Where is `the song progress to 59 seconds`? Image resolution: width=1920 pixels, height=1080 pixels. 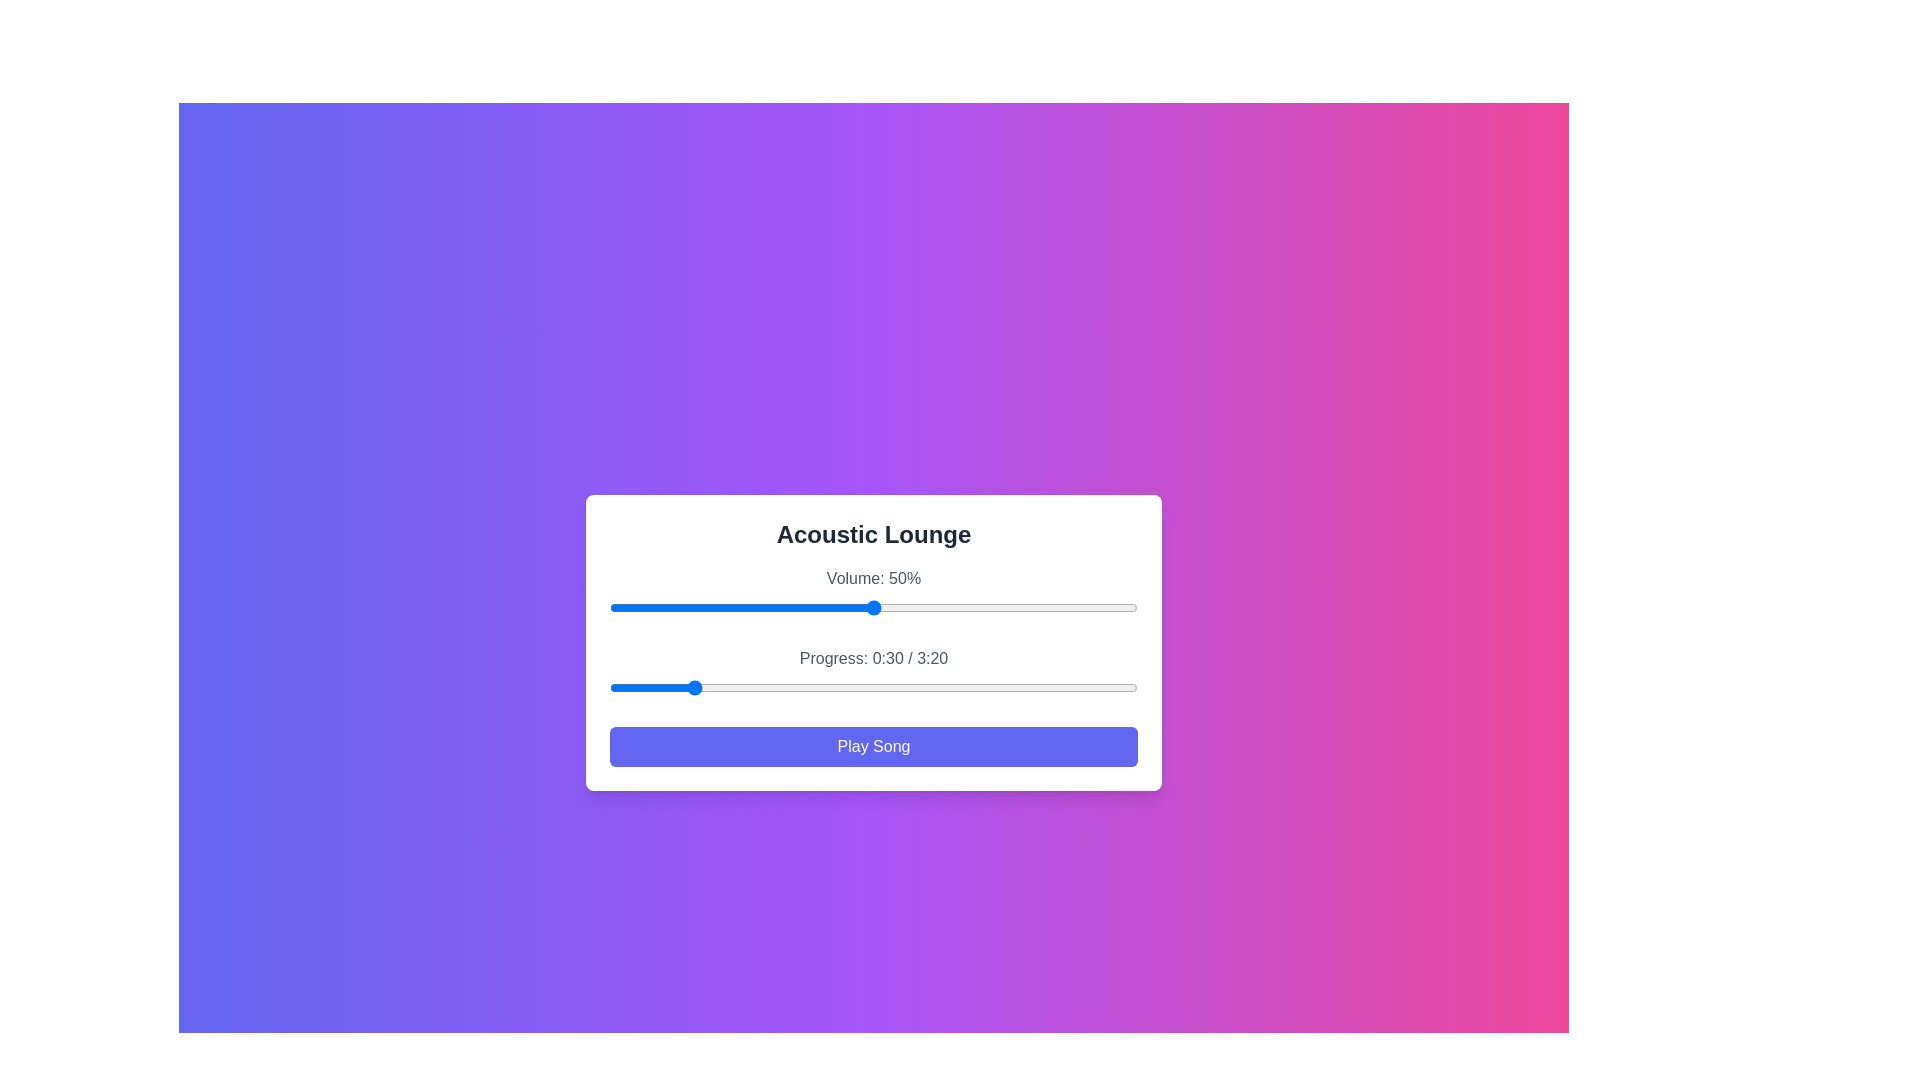 the song progress to 59 seconds is located at coordinates (764, 686).